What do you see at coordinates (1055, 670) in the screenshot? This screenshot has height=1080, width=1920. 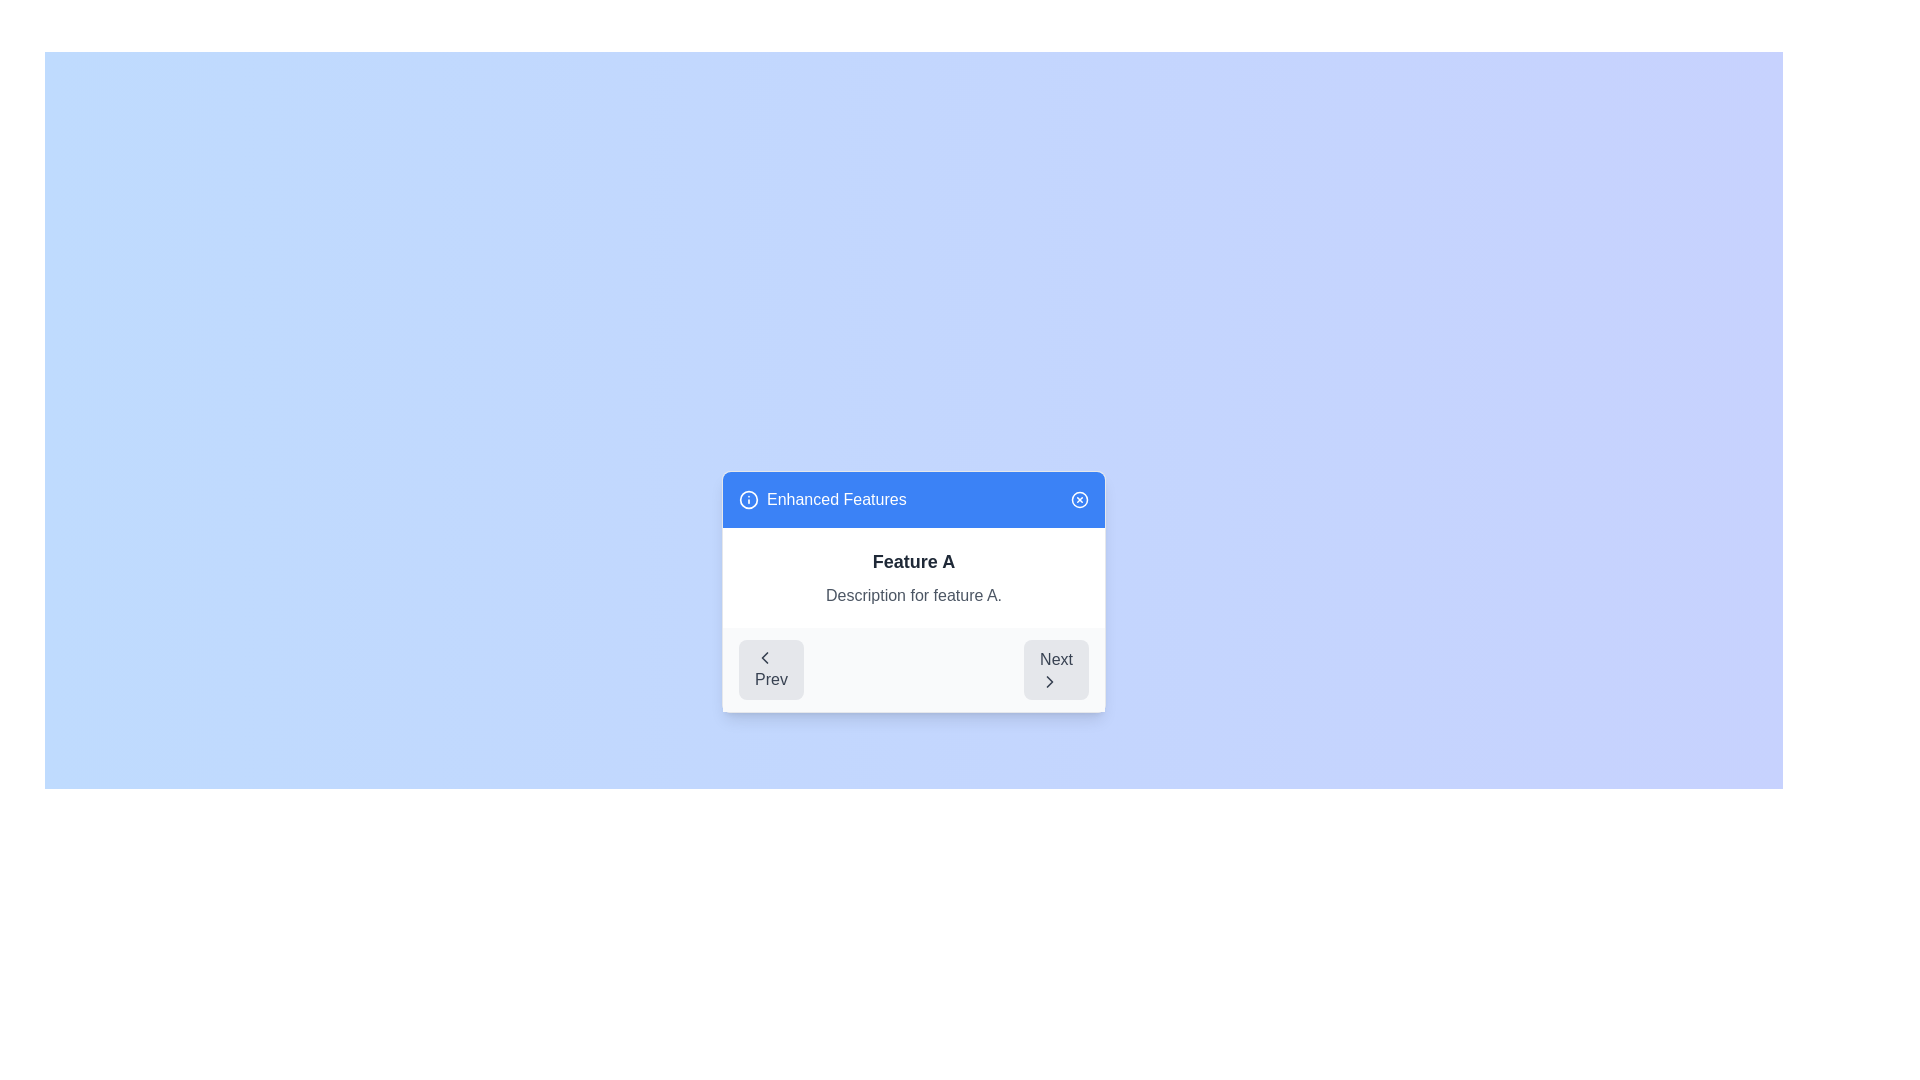 I see `the 'Next' button with a light gray background and bold dark gray text` at bounding box center [1055, 670].